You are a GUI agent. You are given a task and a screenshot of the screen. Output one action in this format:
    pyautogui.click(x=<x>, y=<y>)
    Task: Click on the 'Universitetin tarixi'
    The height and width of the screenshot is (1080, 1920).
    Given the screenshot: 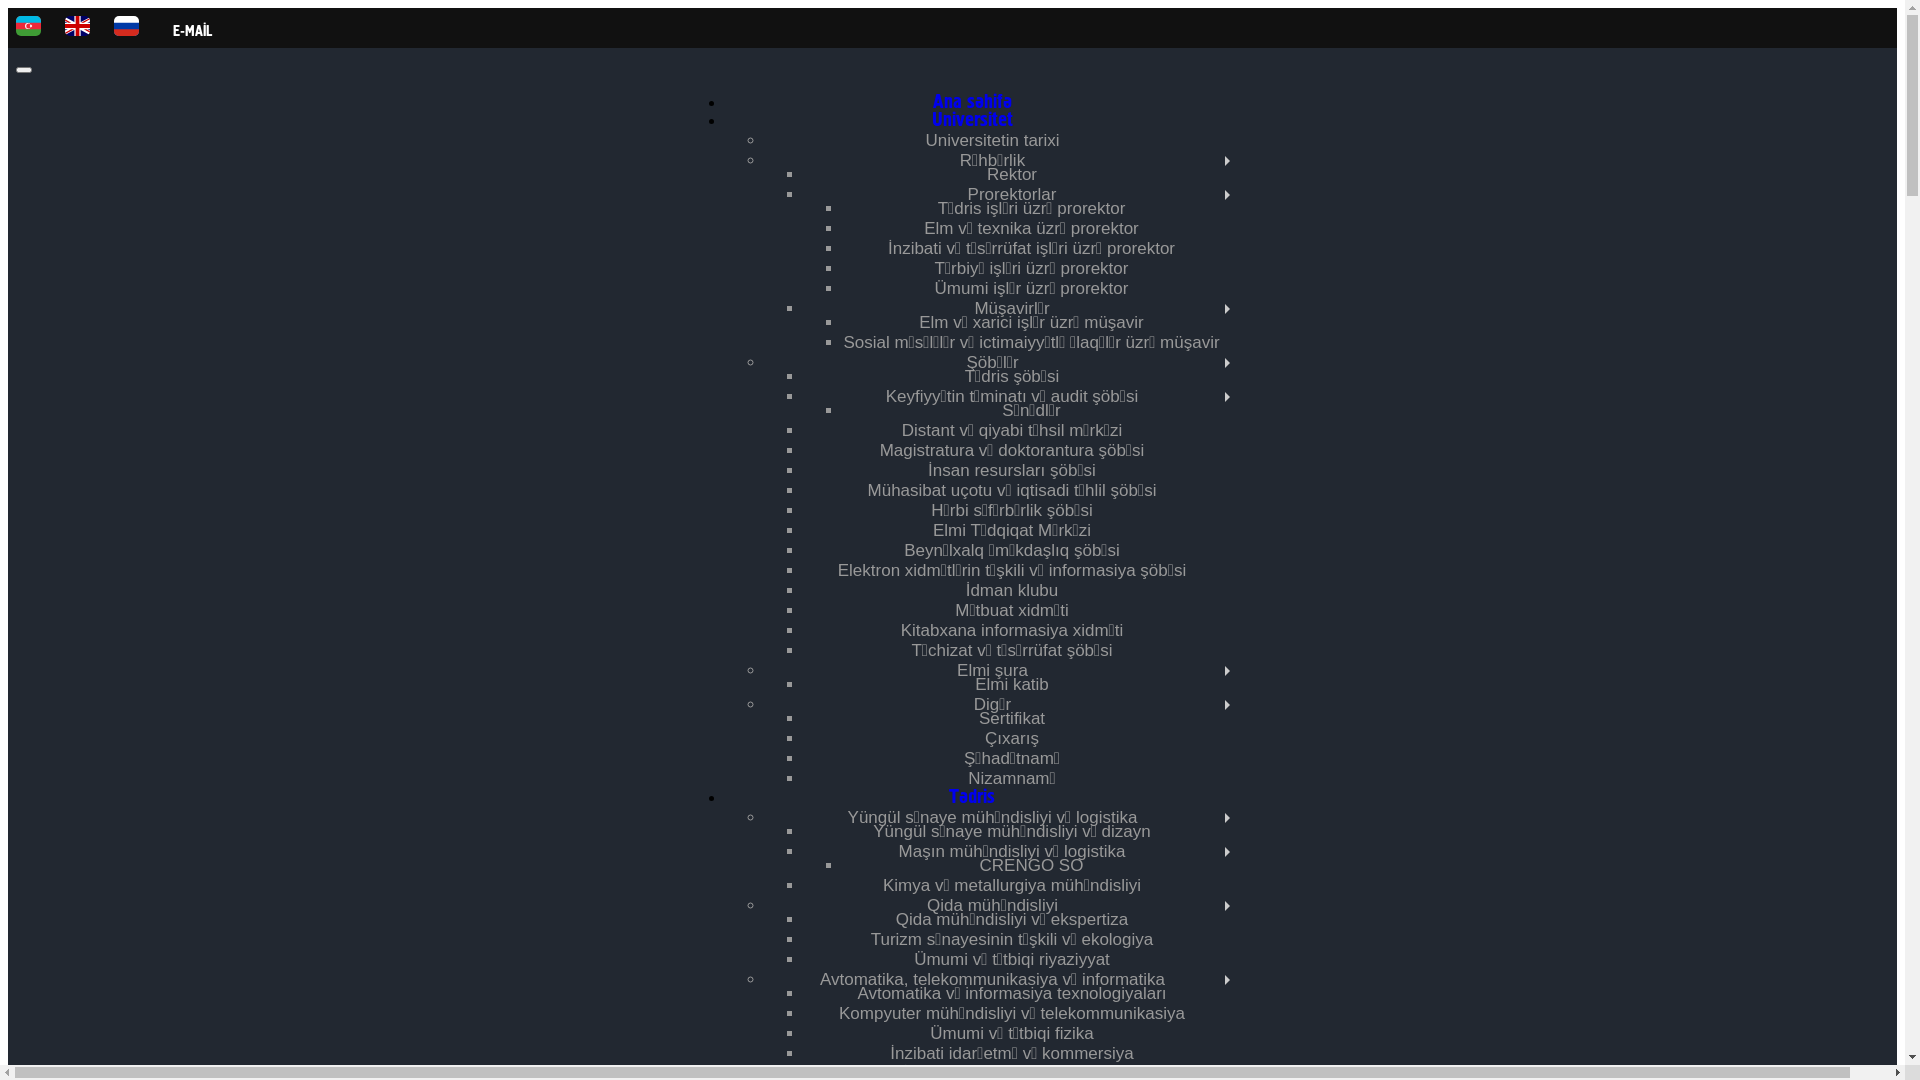 What is the action you would take?
    pyautogui.click(x=992, y=139)
    